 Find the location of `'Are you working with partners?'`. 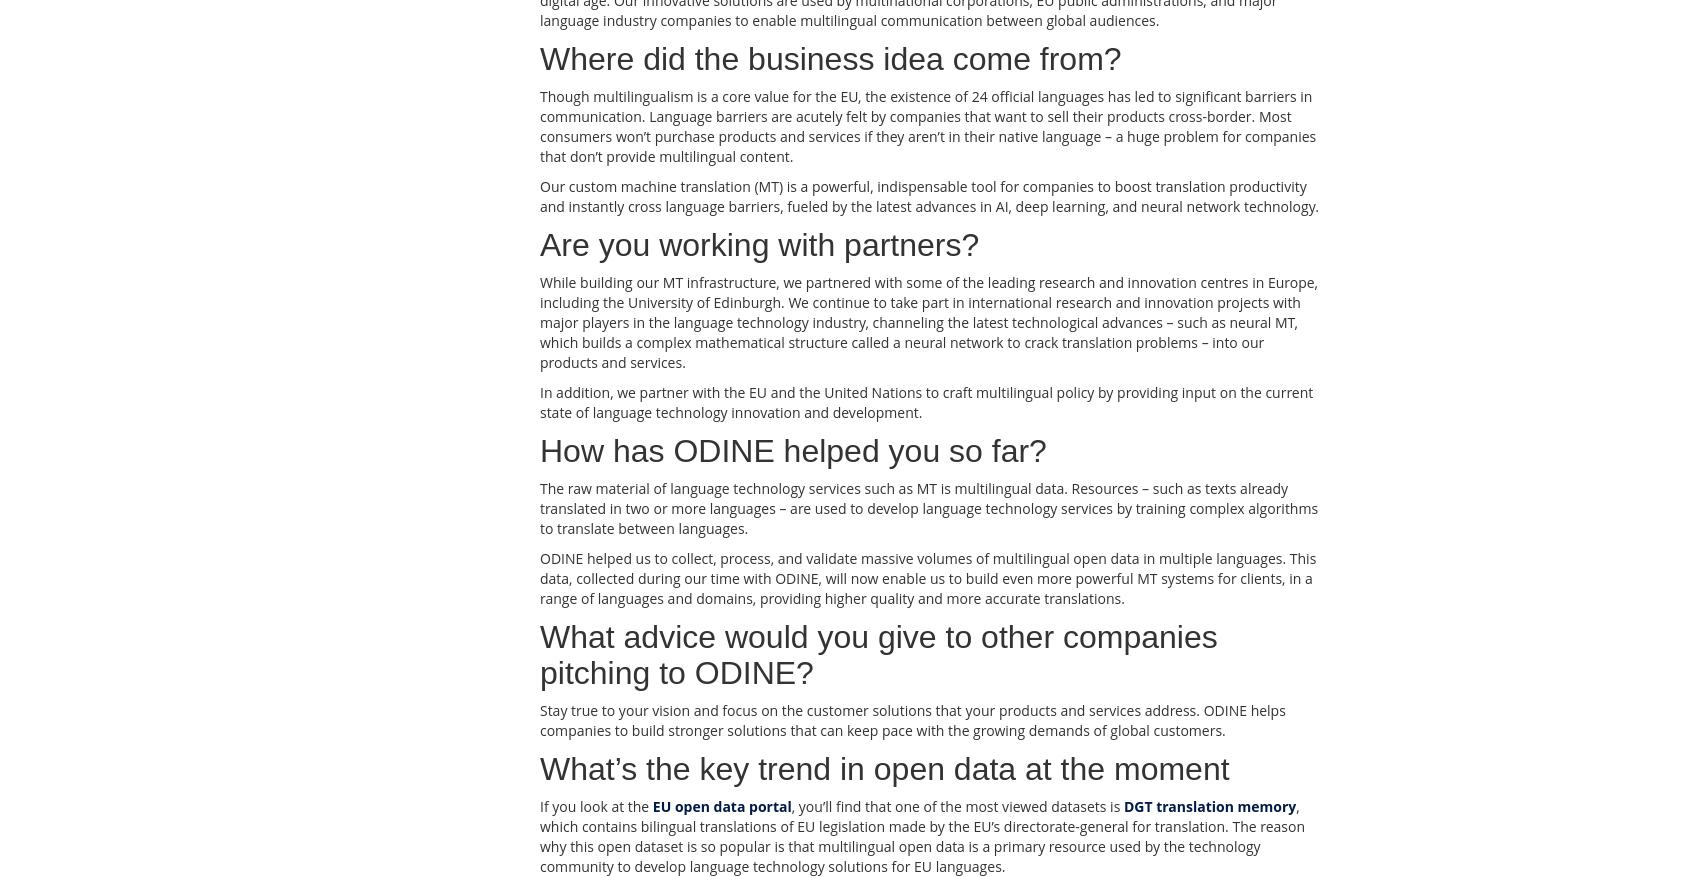

'Are you working with partners?' is located at coordinates (758, 244).